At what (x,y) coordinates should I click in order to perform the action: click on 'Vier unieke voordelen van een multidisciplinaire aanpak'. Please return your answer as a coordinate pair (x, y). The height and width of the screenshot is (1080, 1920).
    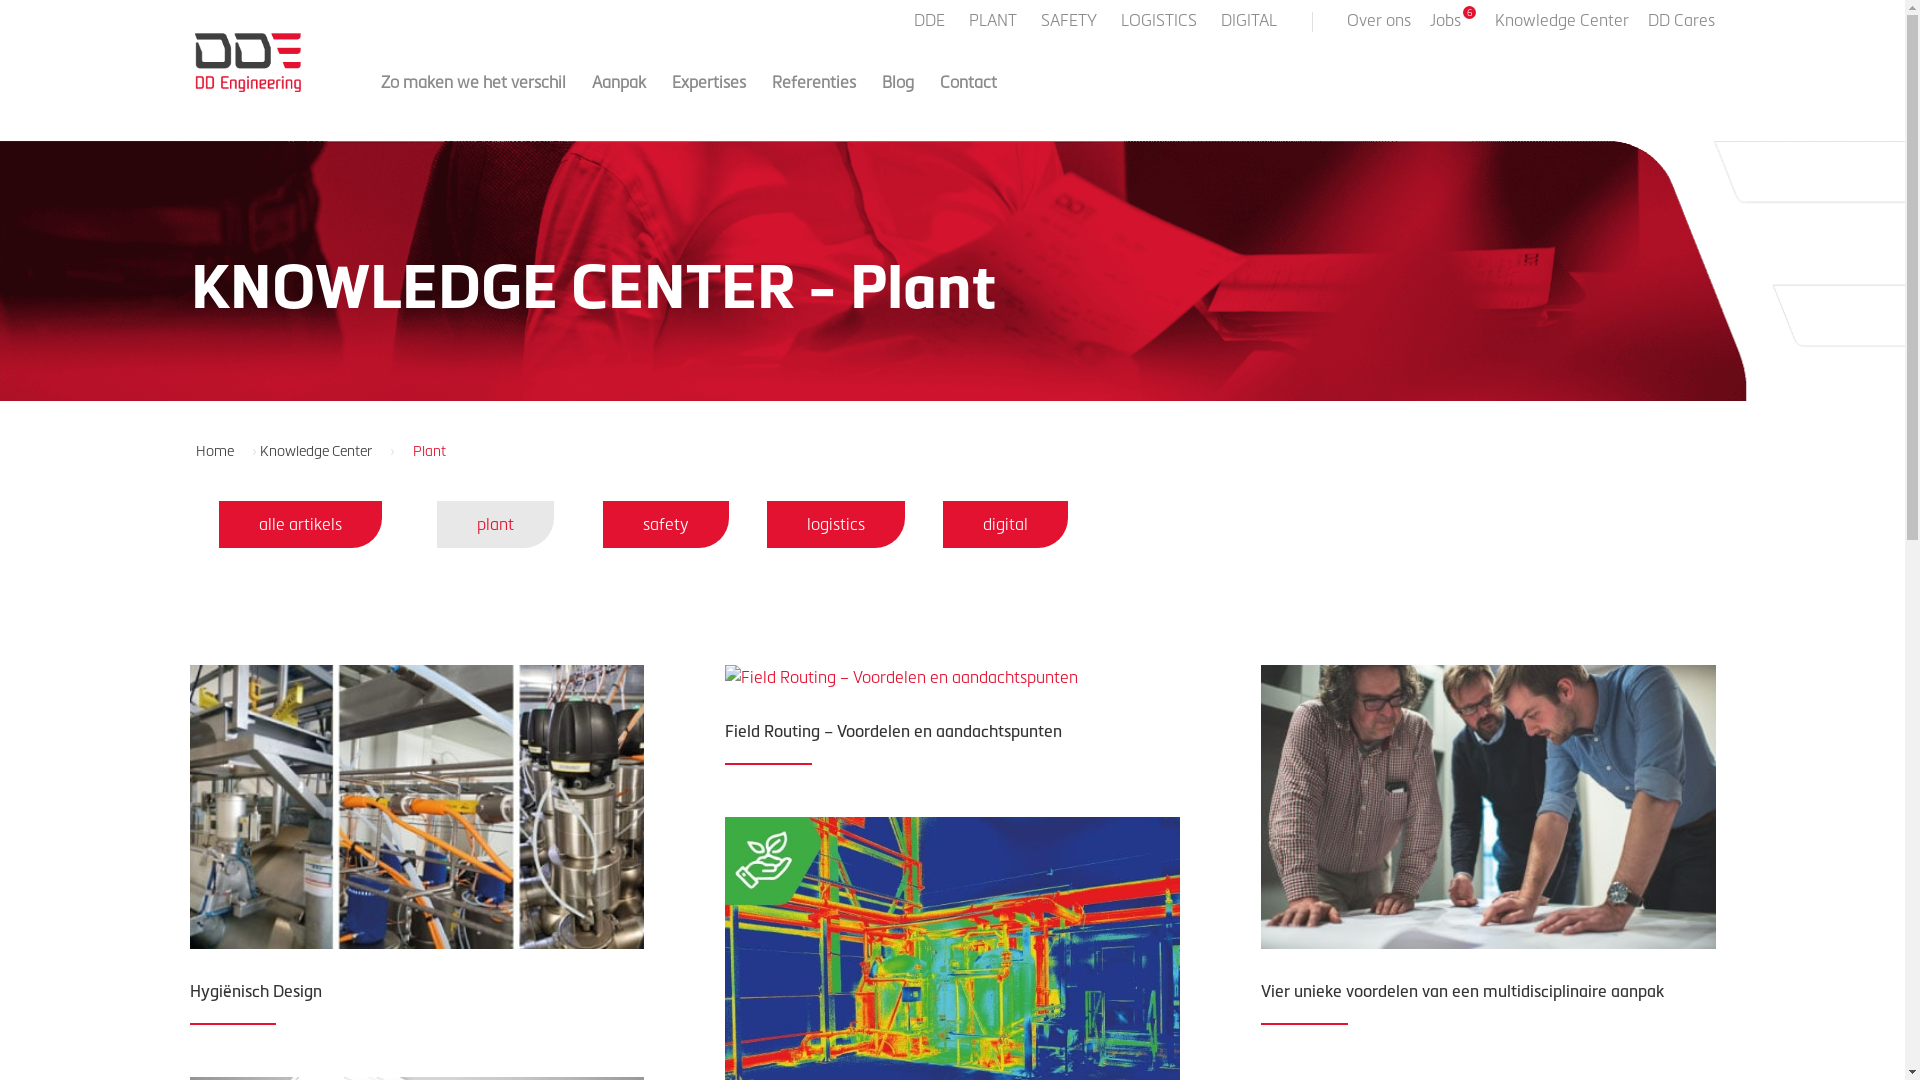
    Looking at the image, I should click on (1462, 990).